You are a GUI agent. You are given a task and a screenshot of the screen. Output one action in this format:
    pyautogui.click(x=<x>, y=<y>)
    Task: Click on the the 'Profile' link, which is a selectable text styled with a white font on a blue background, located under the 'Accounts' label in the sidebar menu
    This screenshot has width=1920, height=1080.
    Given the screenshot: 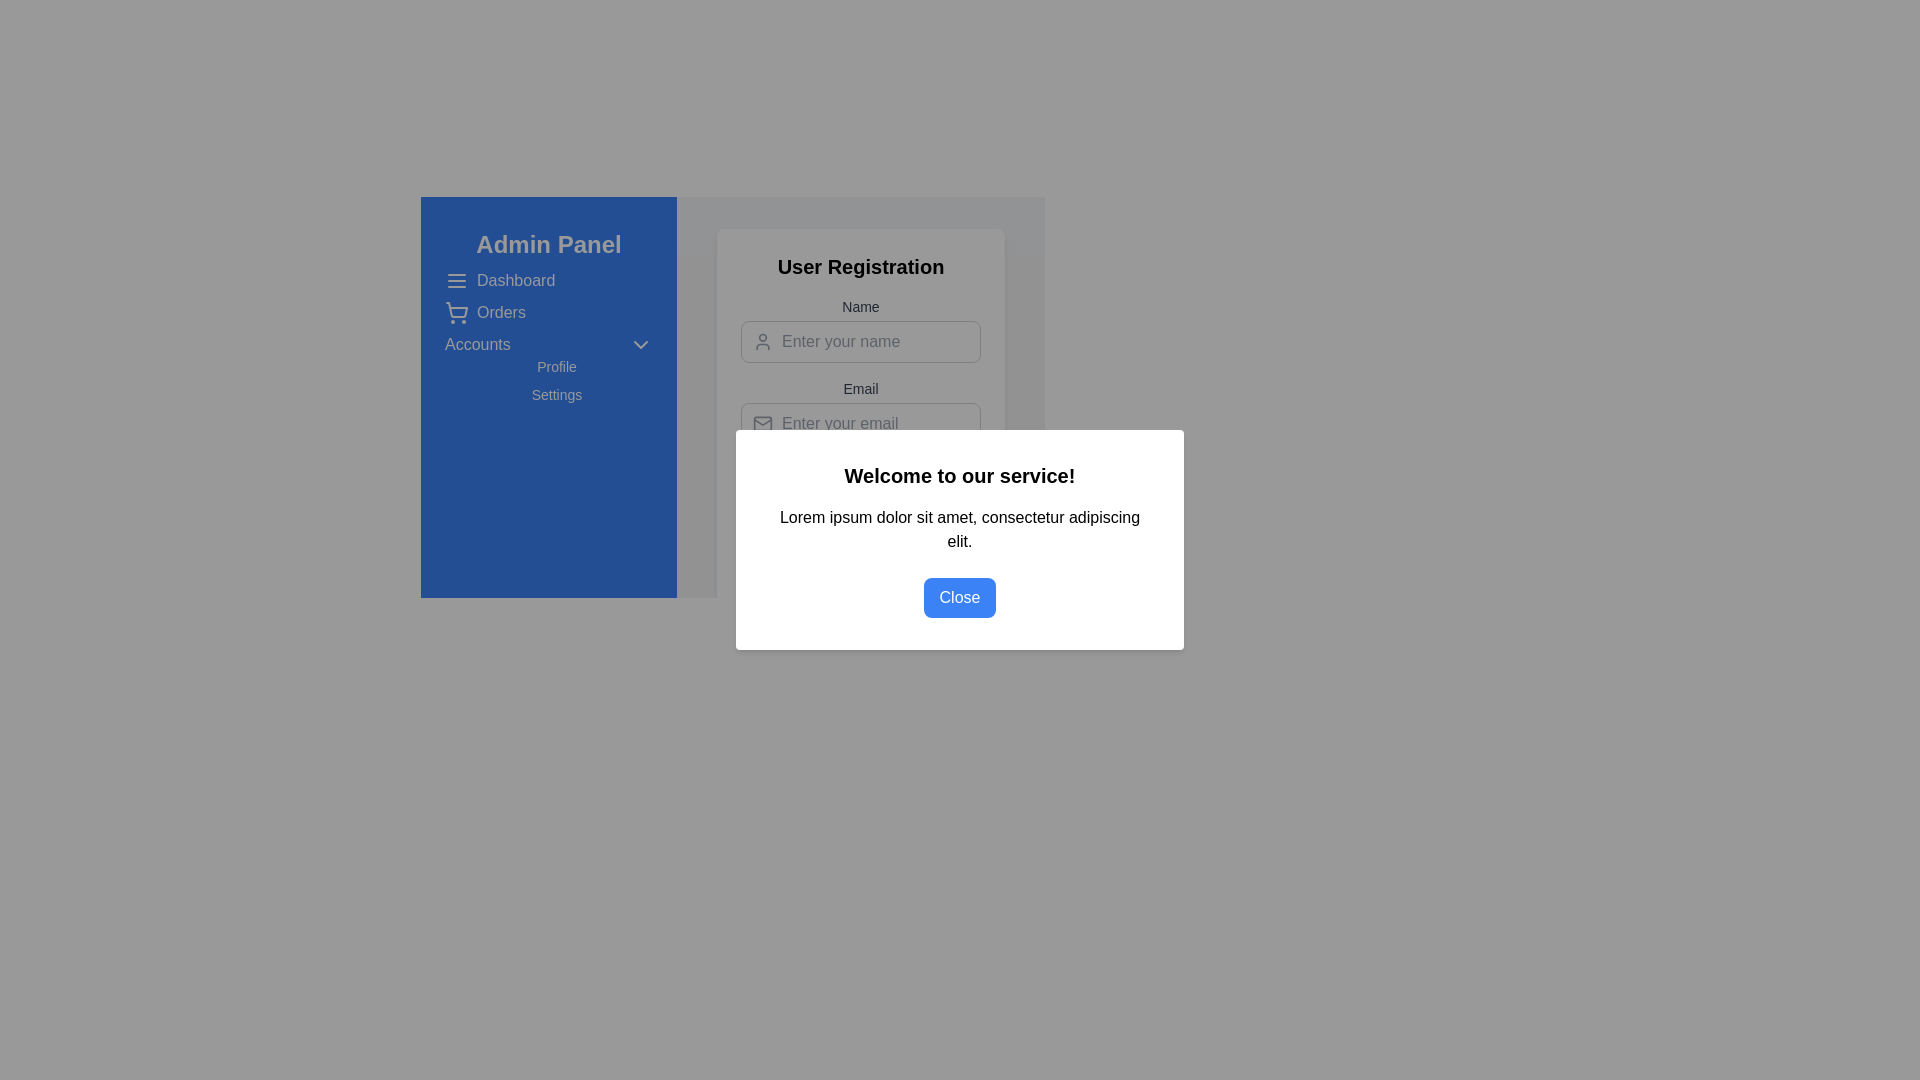 What is the action you would take?
    pyautogui.click(x=556, y=366)
    